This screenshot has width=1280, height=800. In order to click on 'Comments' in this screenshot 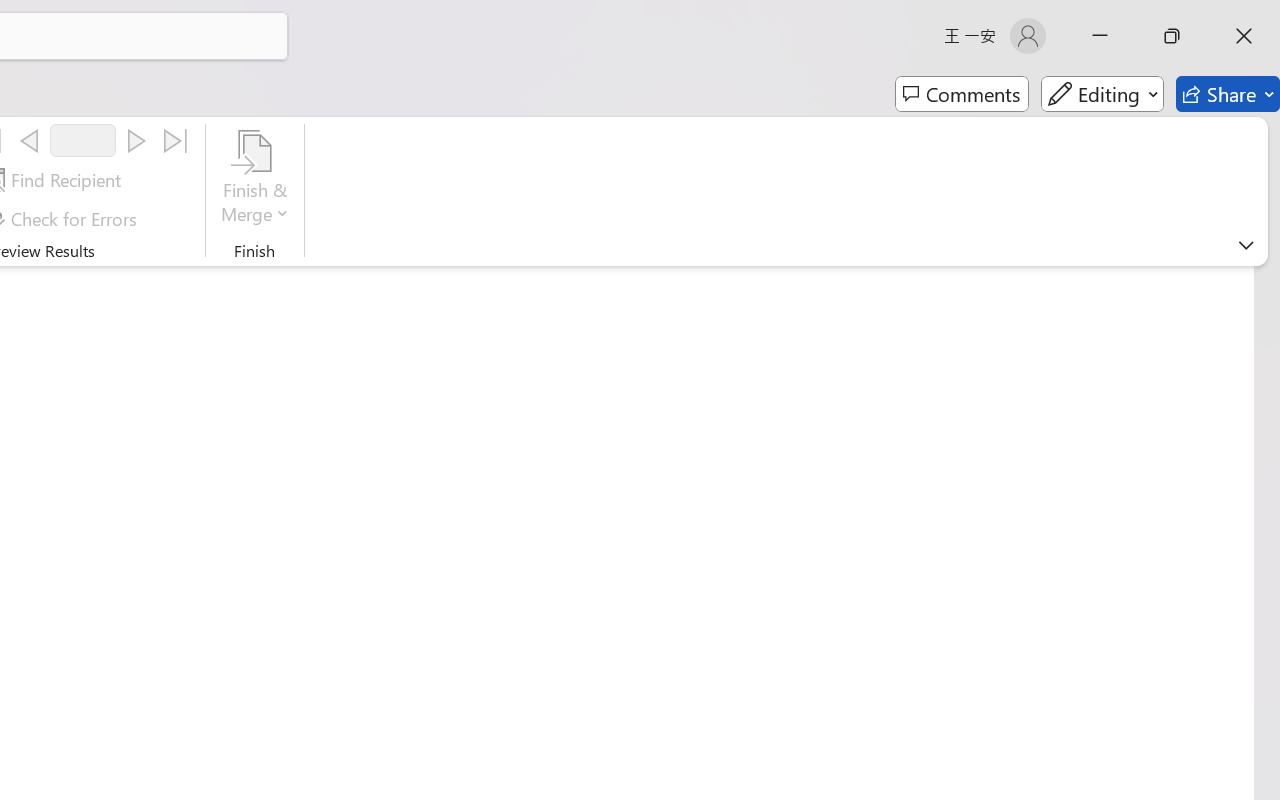, I will do `click(961, 94)`.